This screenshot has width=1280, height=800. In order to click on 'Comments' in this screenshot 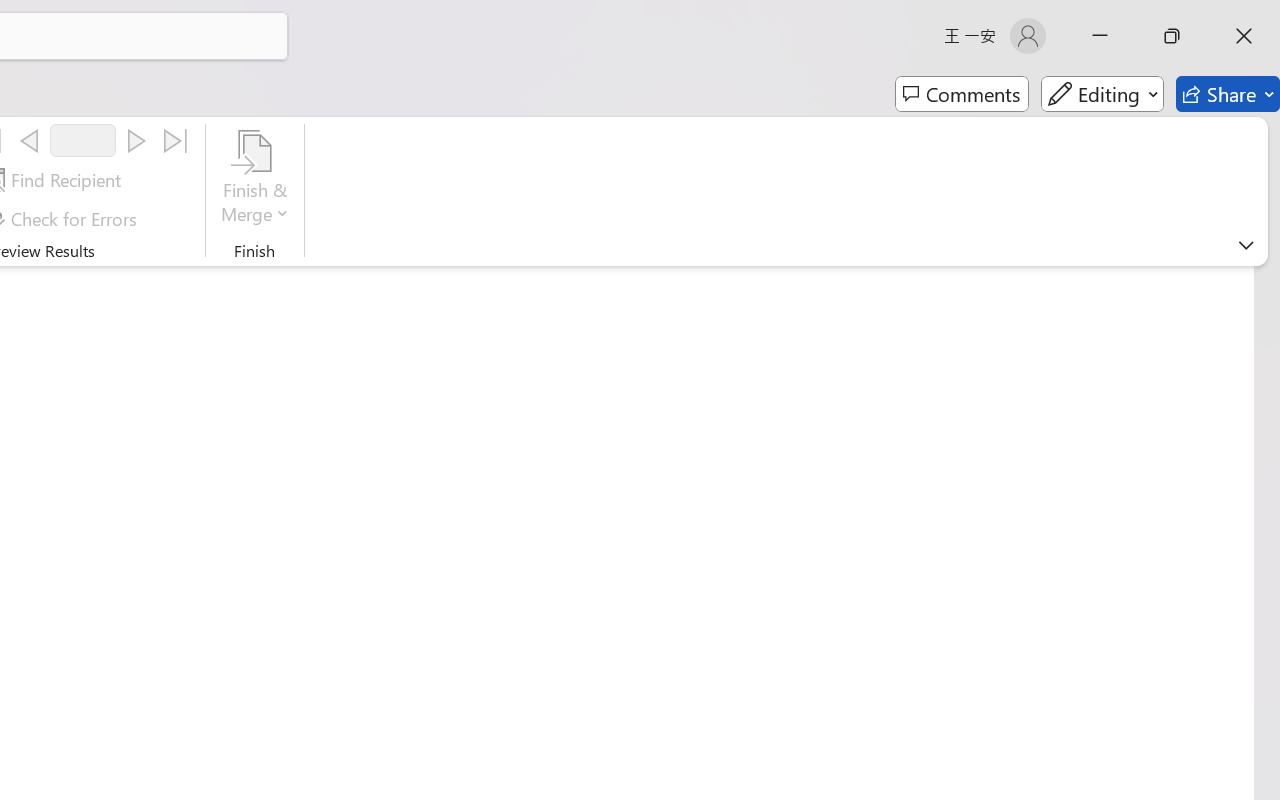, I will do `click(961, 94)`.